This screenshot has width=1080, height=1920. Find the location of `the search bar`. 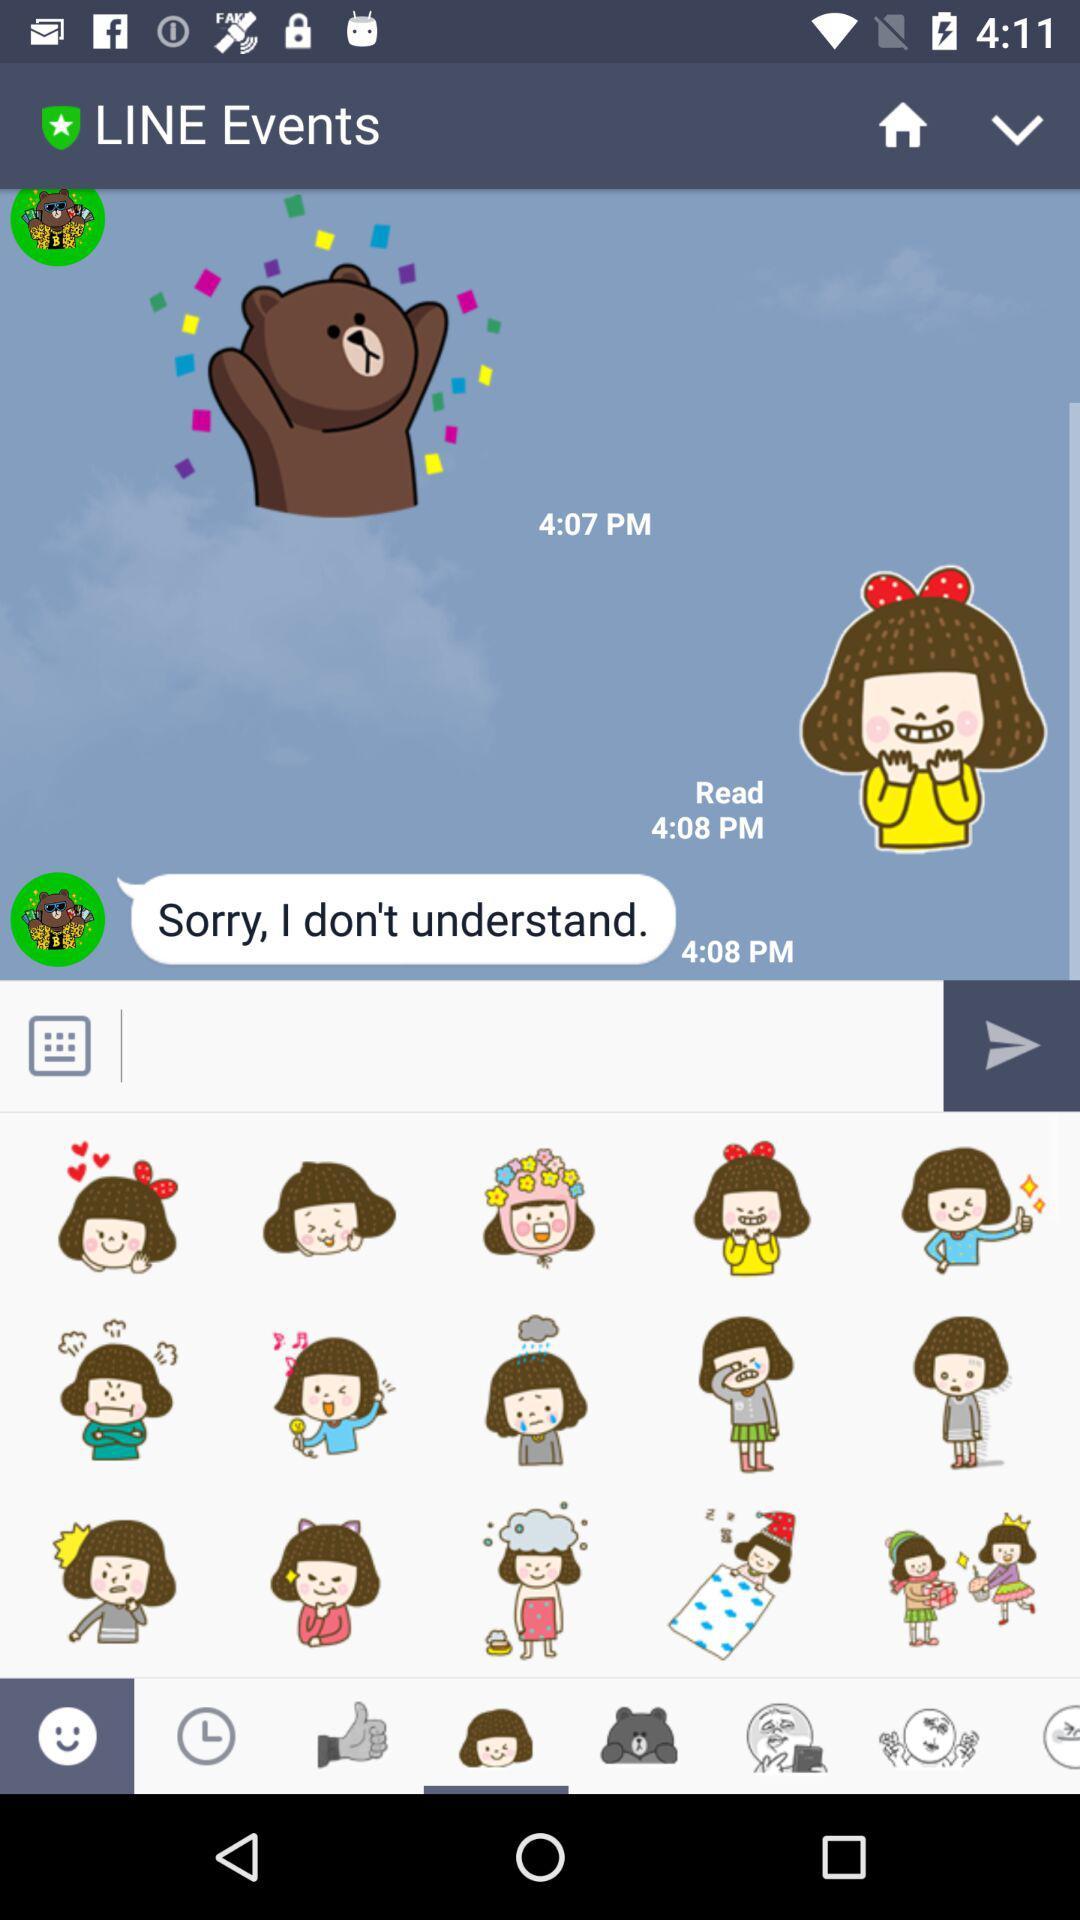

the search bar is located at coordinates (518, 1044).